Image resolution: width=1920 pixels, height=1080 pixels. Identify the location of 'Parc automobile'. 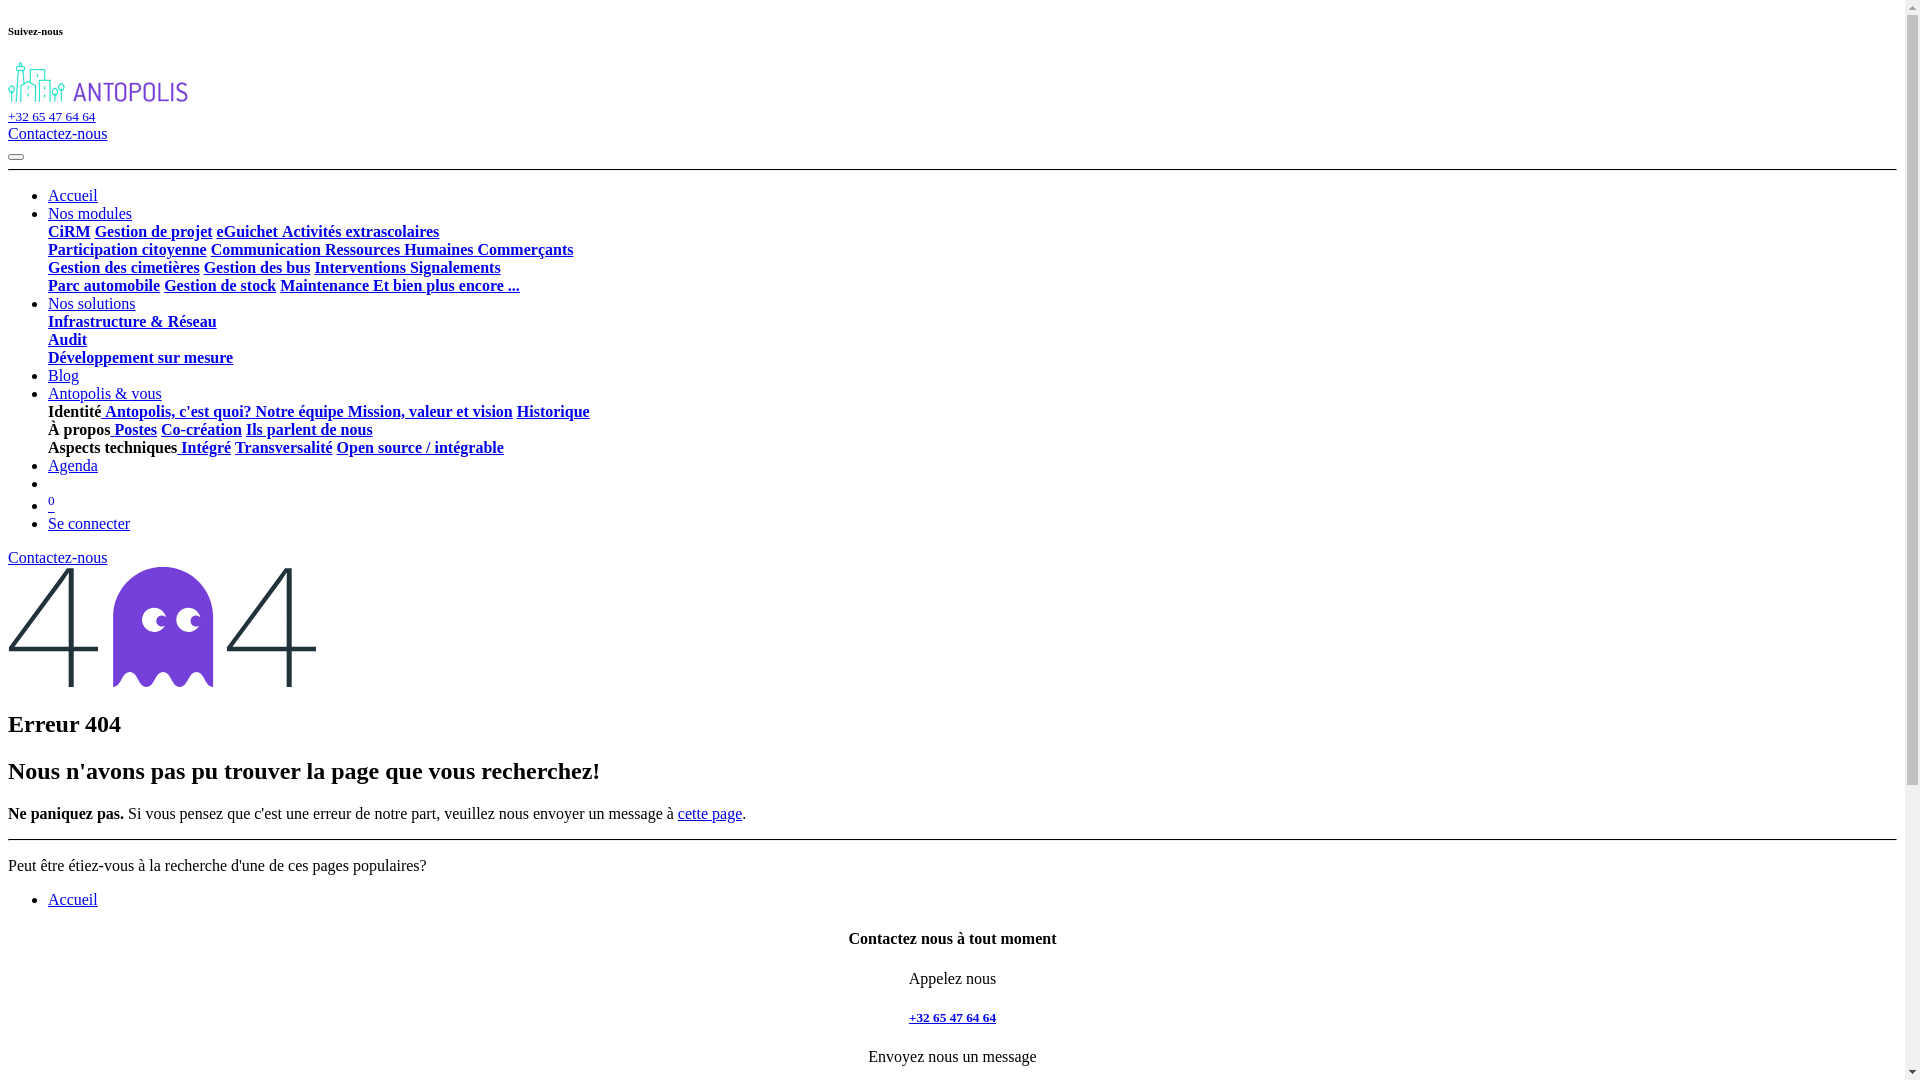
(103, 285).